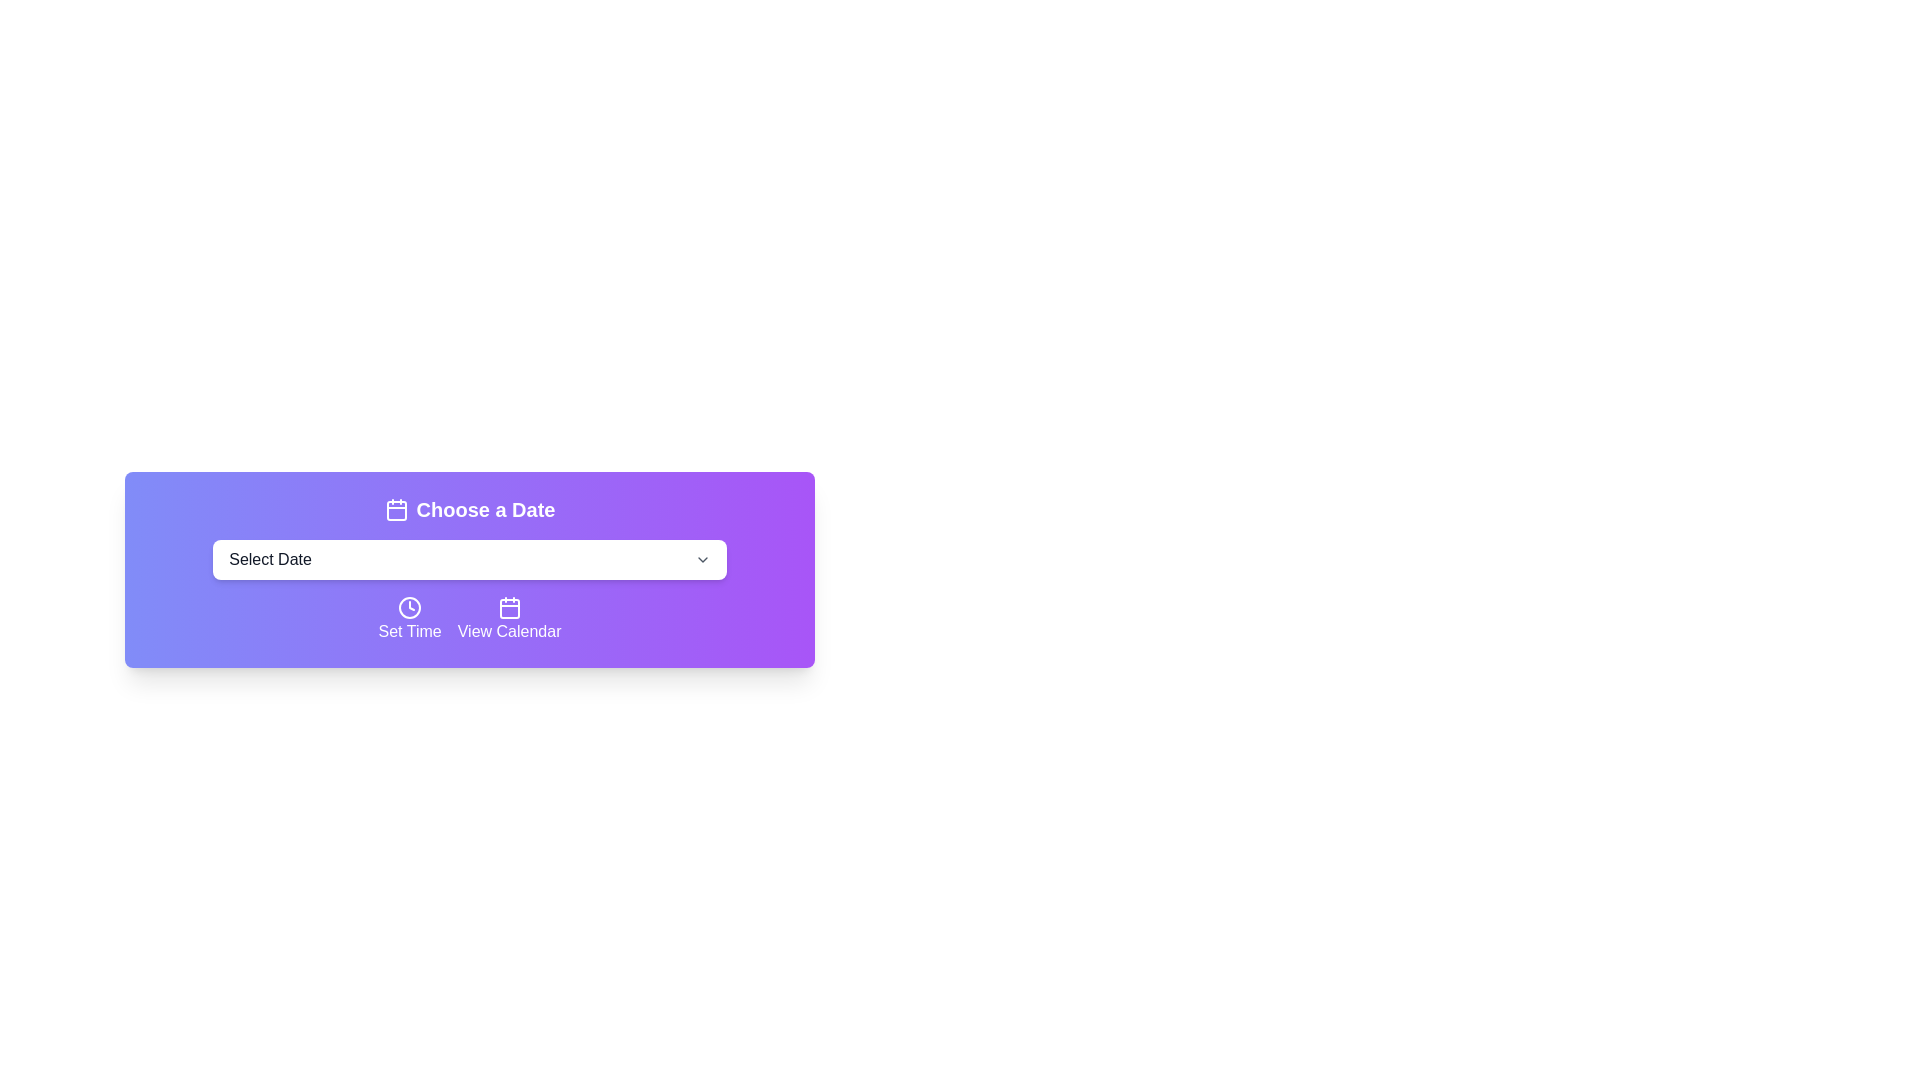 This screenshot has width=1920, height=1080. I want to click on the clock icon with a circular border and clock hands, located leftmost among the buttons below the date picker, so click(409, 607).